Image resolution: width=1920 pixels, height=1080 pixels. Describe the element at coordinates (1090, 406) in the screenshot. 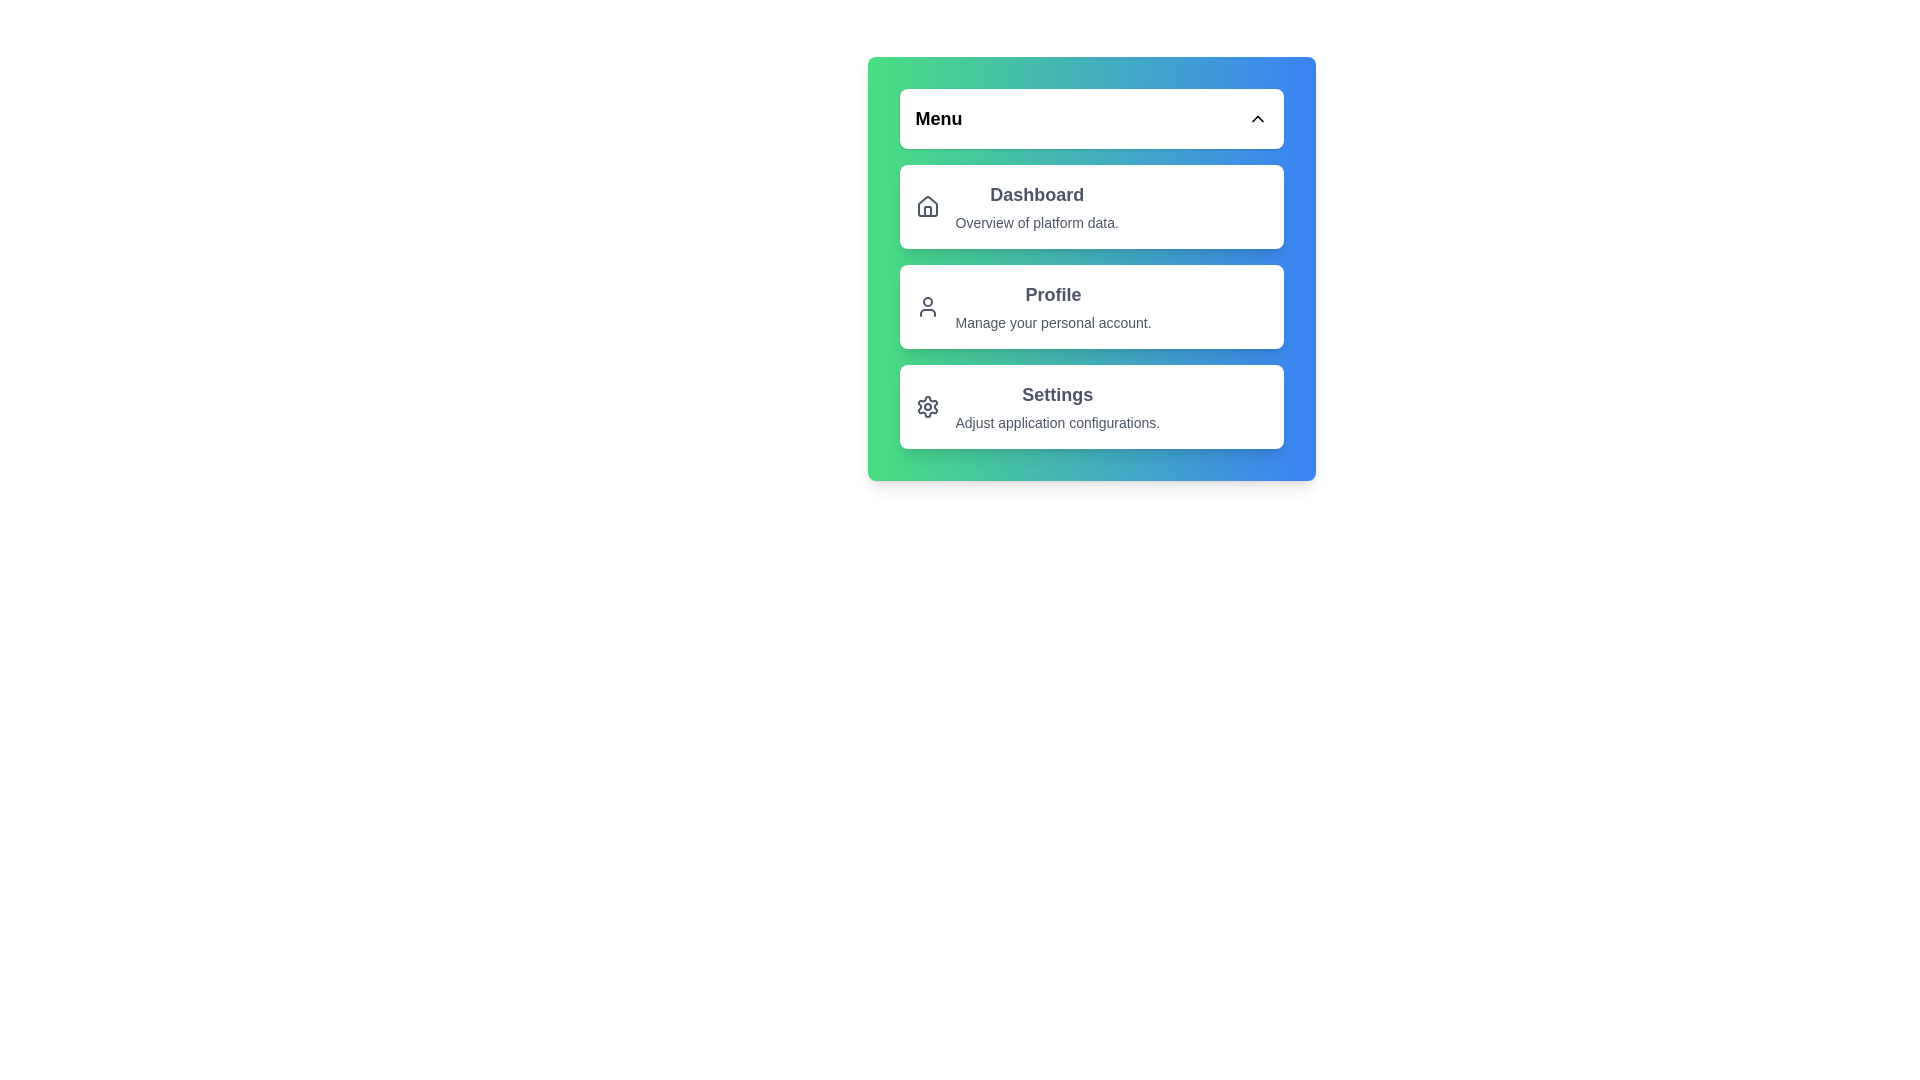

I see `the menu item Settings` at that location.